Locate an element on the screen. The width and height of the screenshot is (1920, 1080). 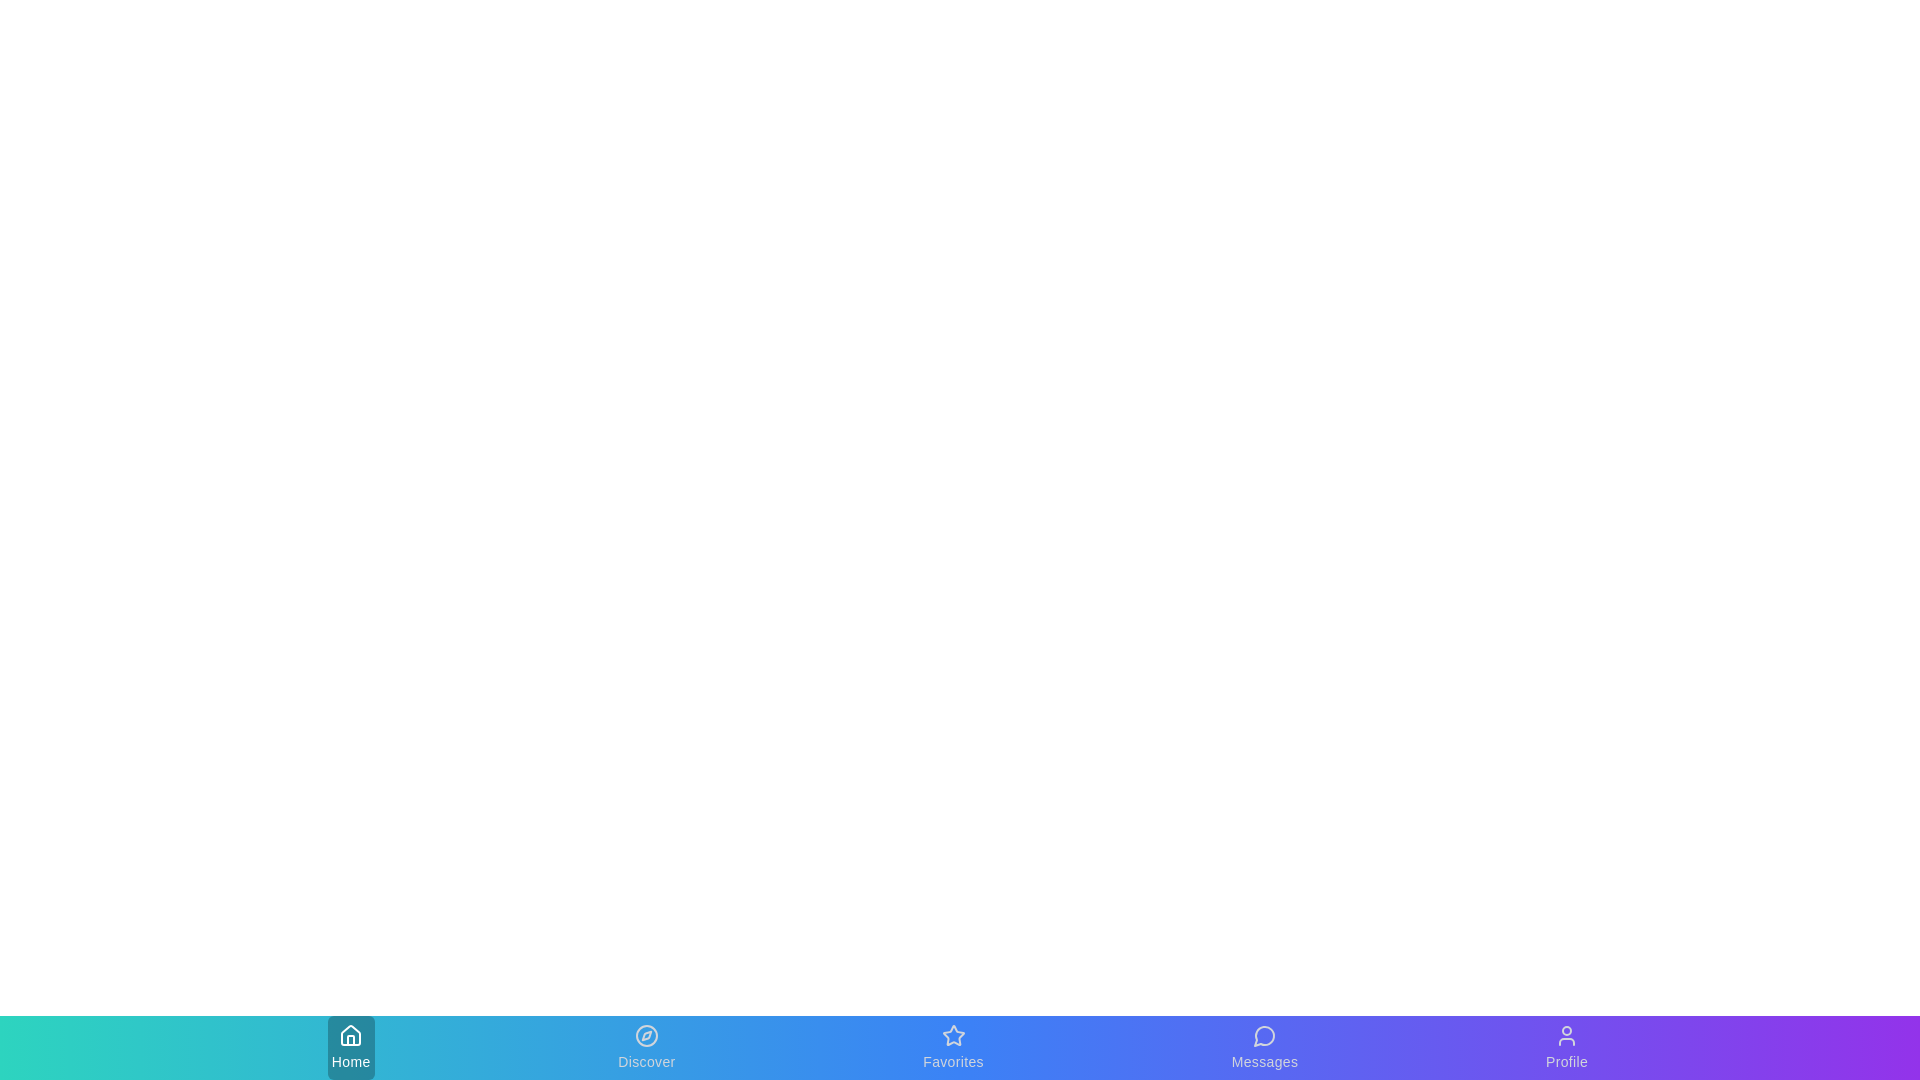
the tab named Messages is located at coordinates (1262, 1047).